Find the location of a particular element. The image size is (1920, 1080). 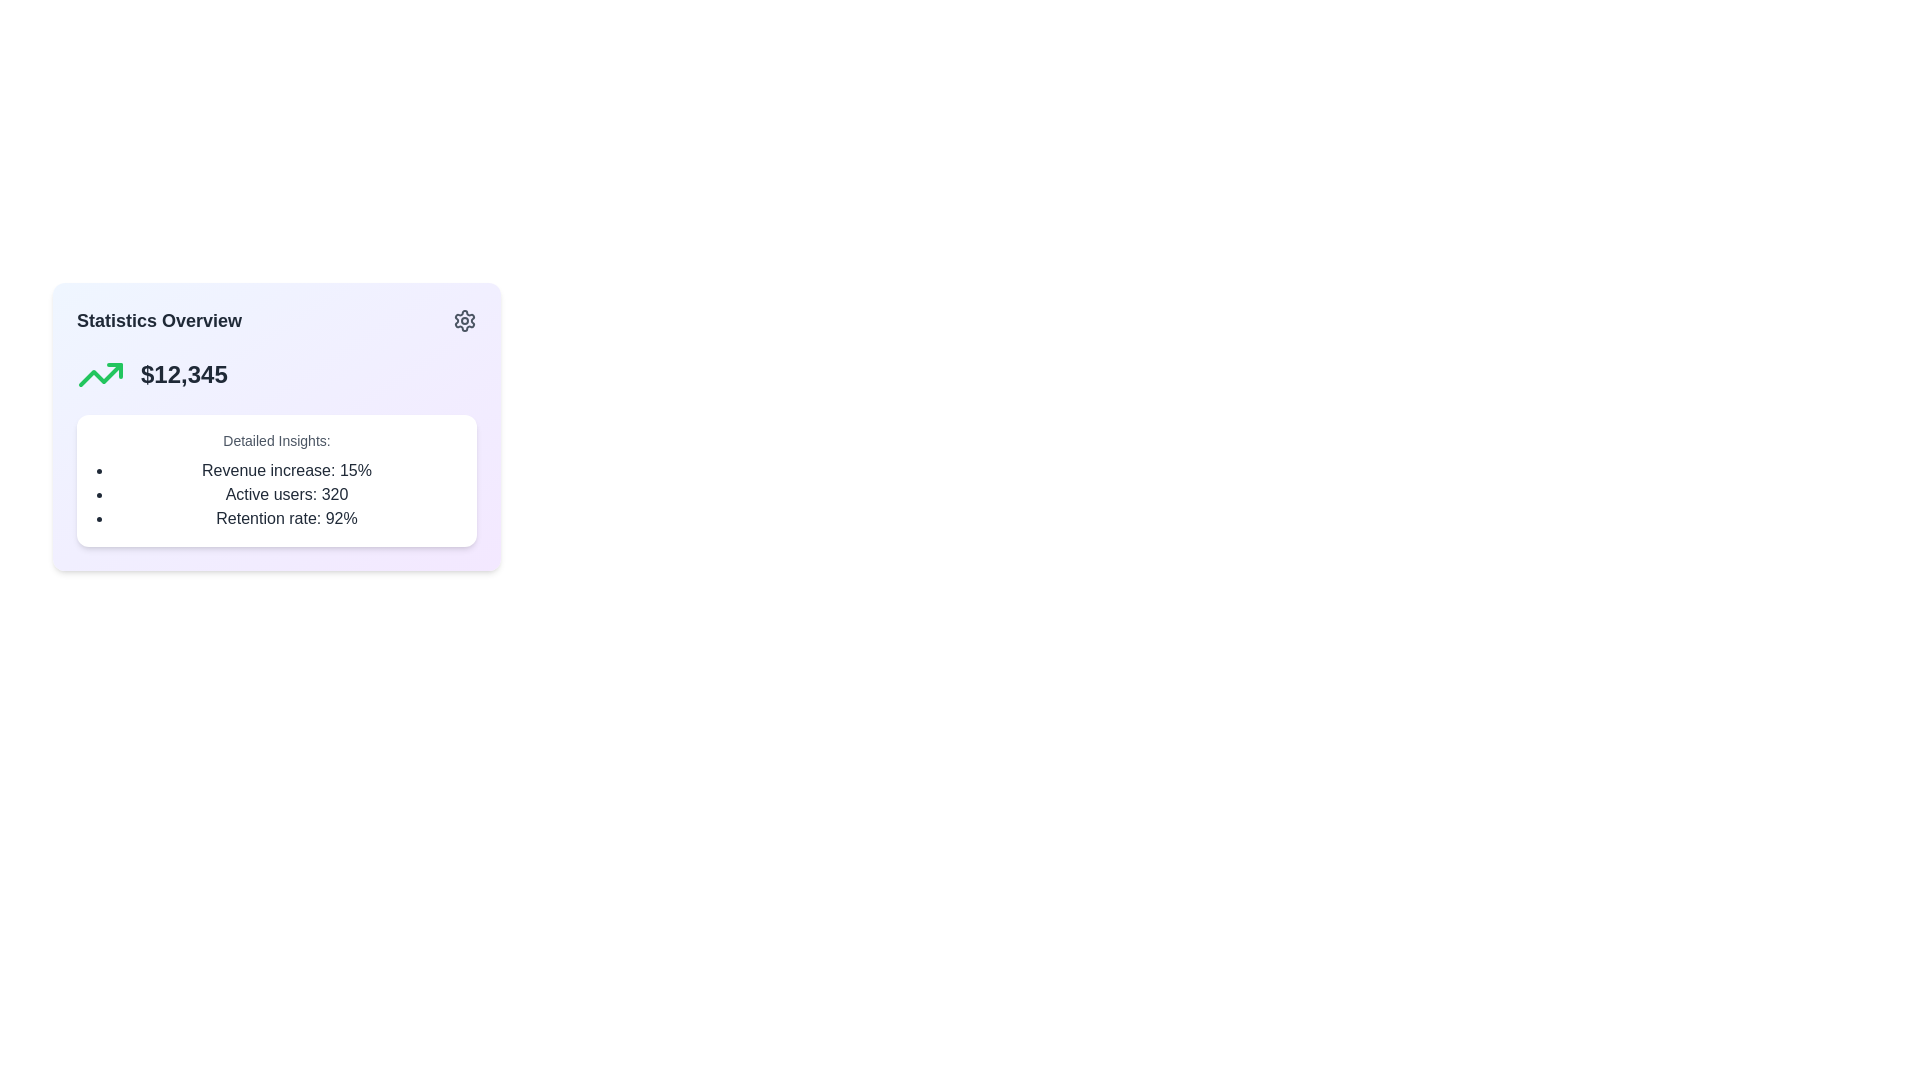

the left component of the gear icon's SVG paths located in the top-right corner of the 'Statistics Overview' card is located at coordinates (464, 319).